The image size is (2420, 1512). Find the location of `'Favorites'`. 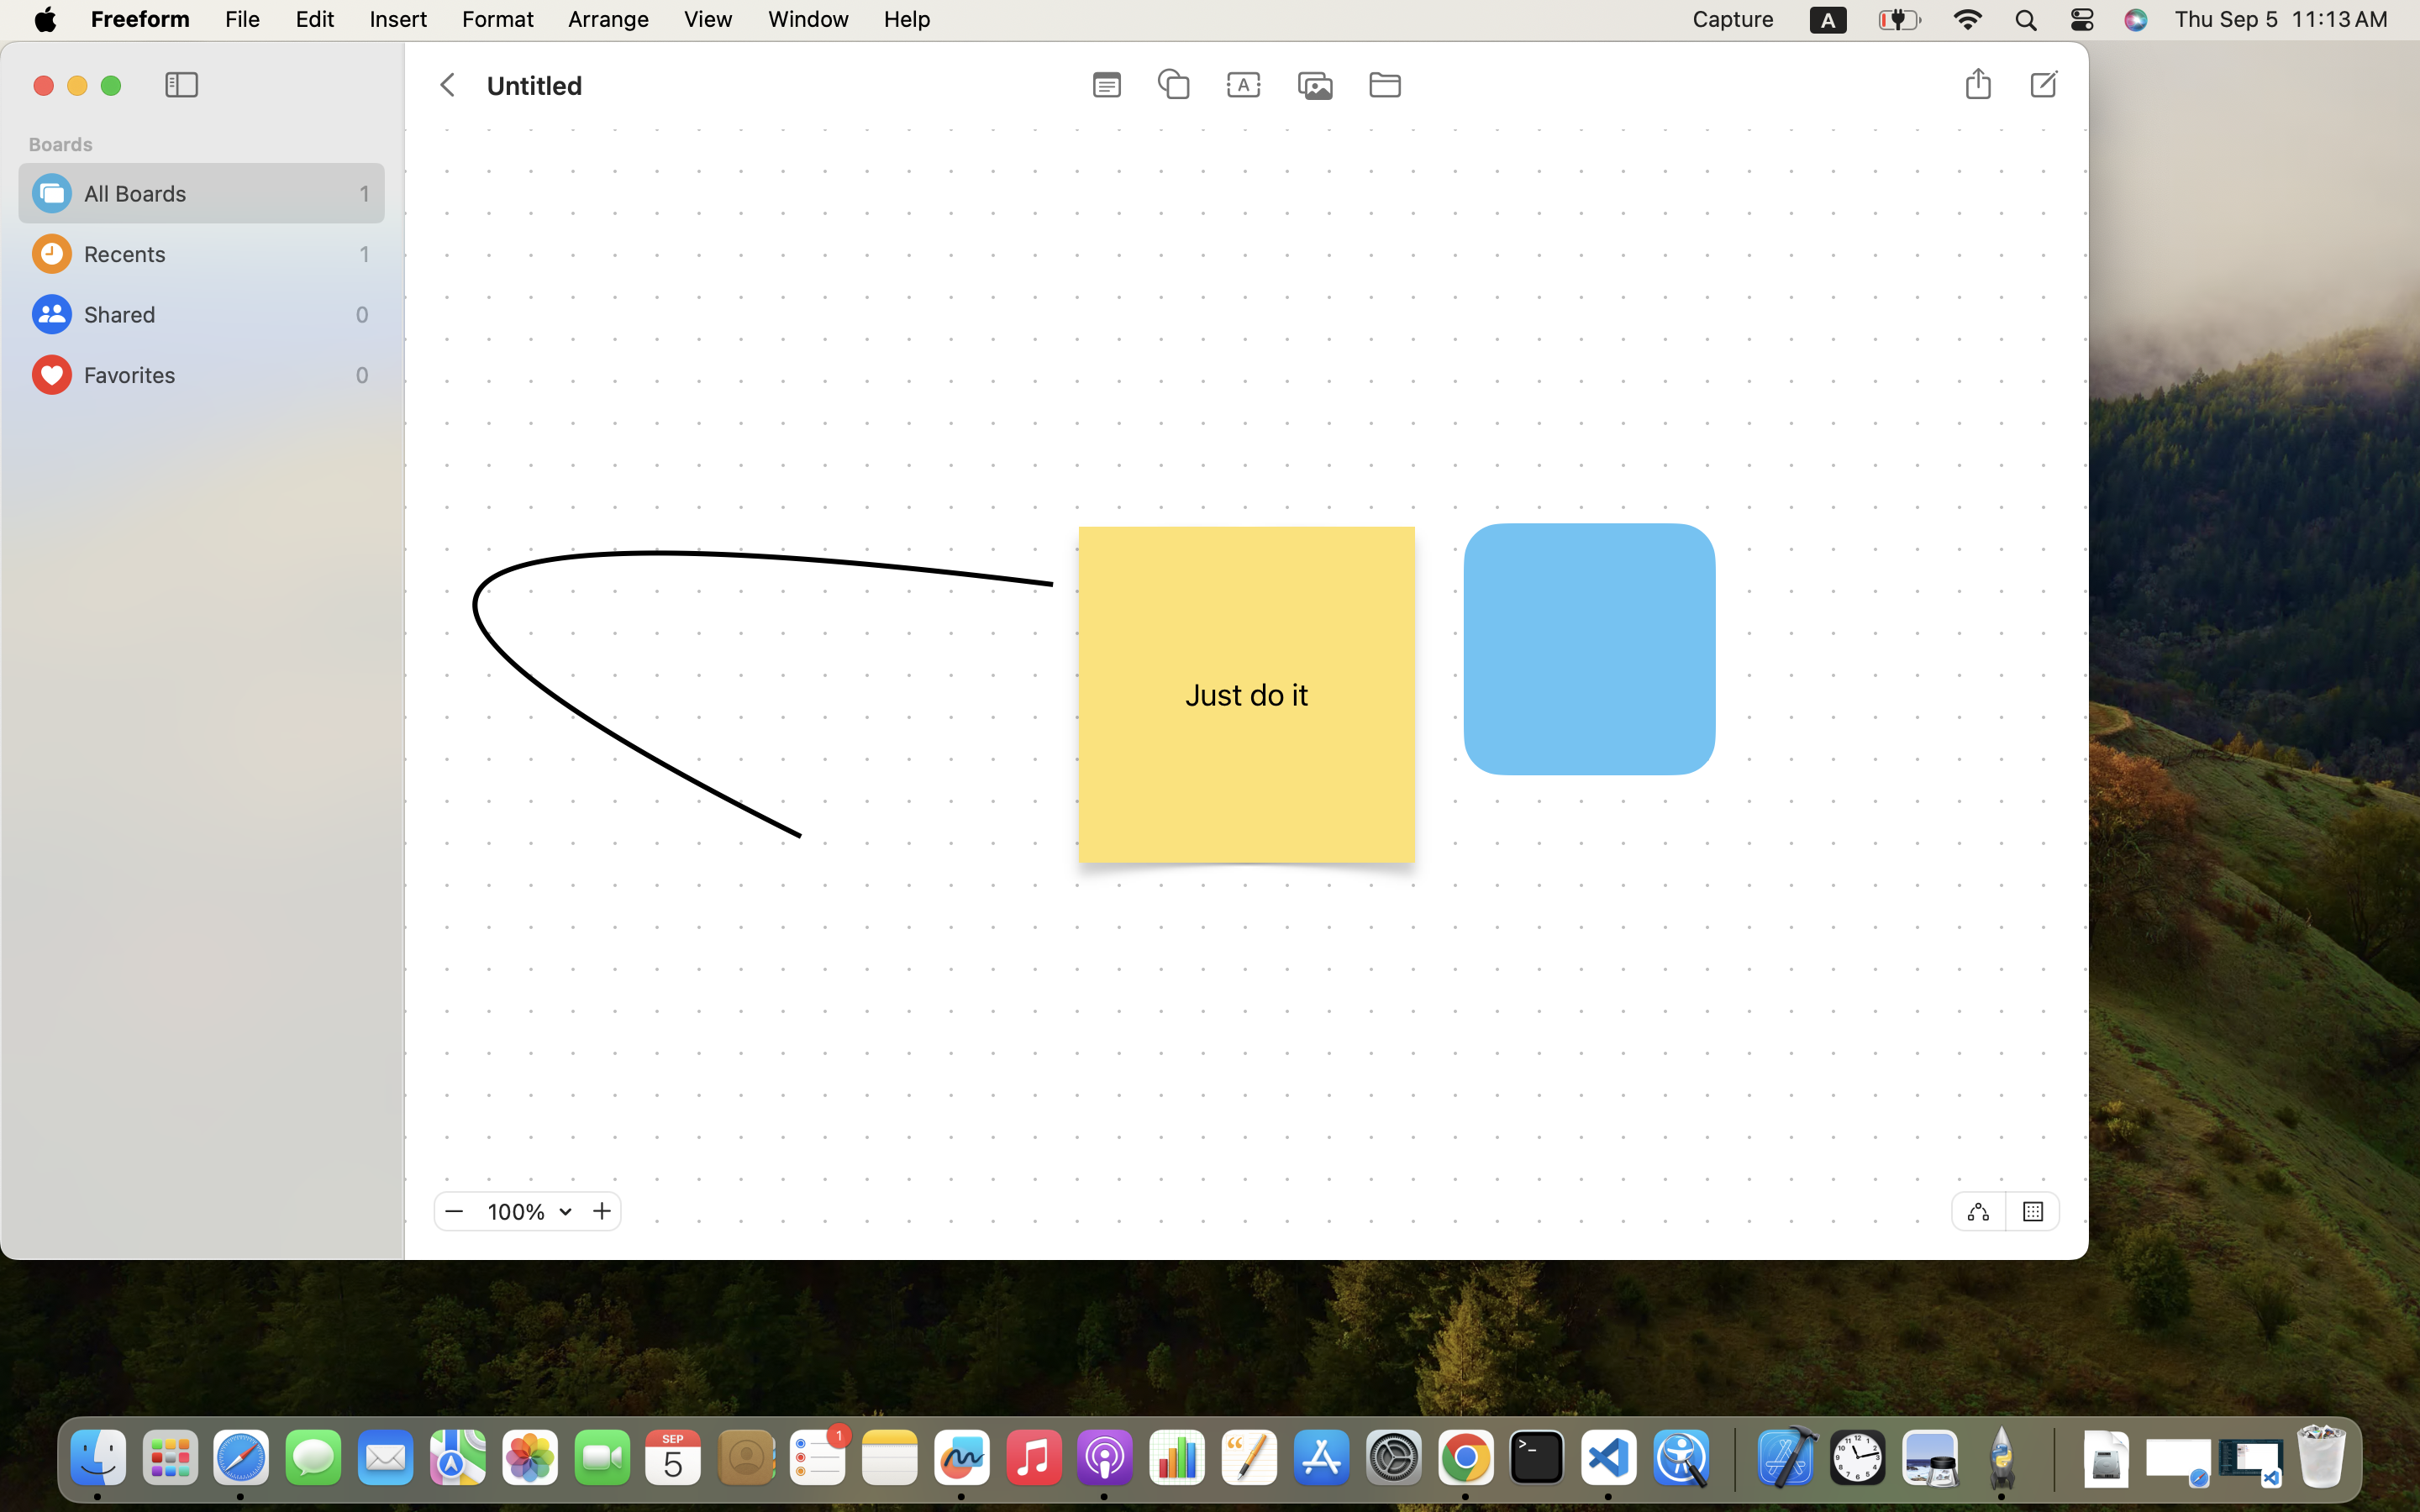

'Favorites' is located at coordinates (214, 374).